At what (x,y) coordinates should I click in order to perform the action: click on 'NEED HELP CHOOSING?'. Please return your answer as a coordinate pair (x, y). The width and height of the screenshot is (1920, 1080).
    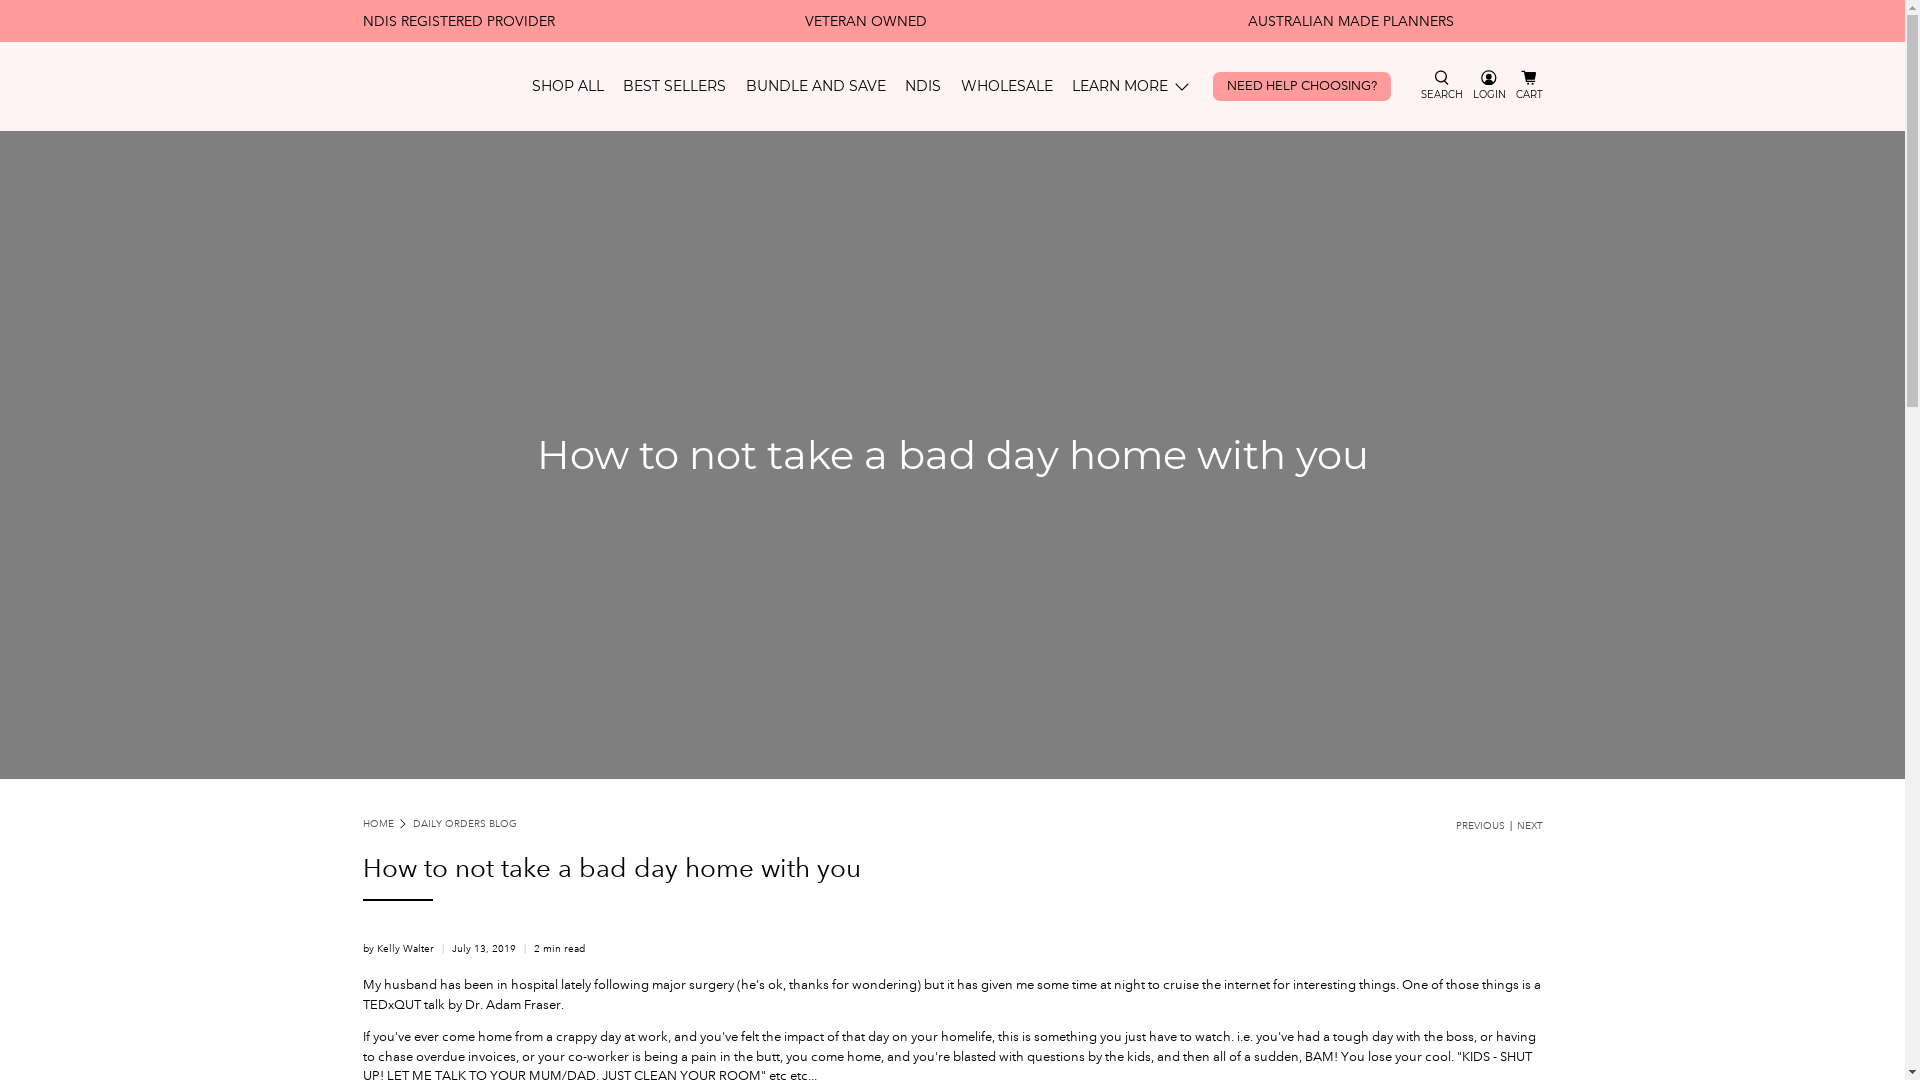
    Looking at the image, I should click on (1202, 85).